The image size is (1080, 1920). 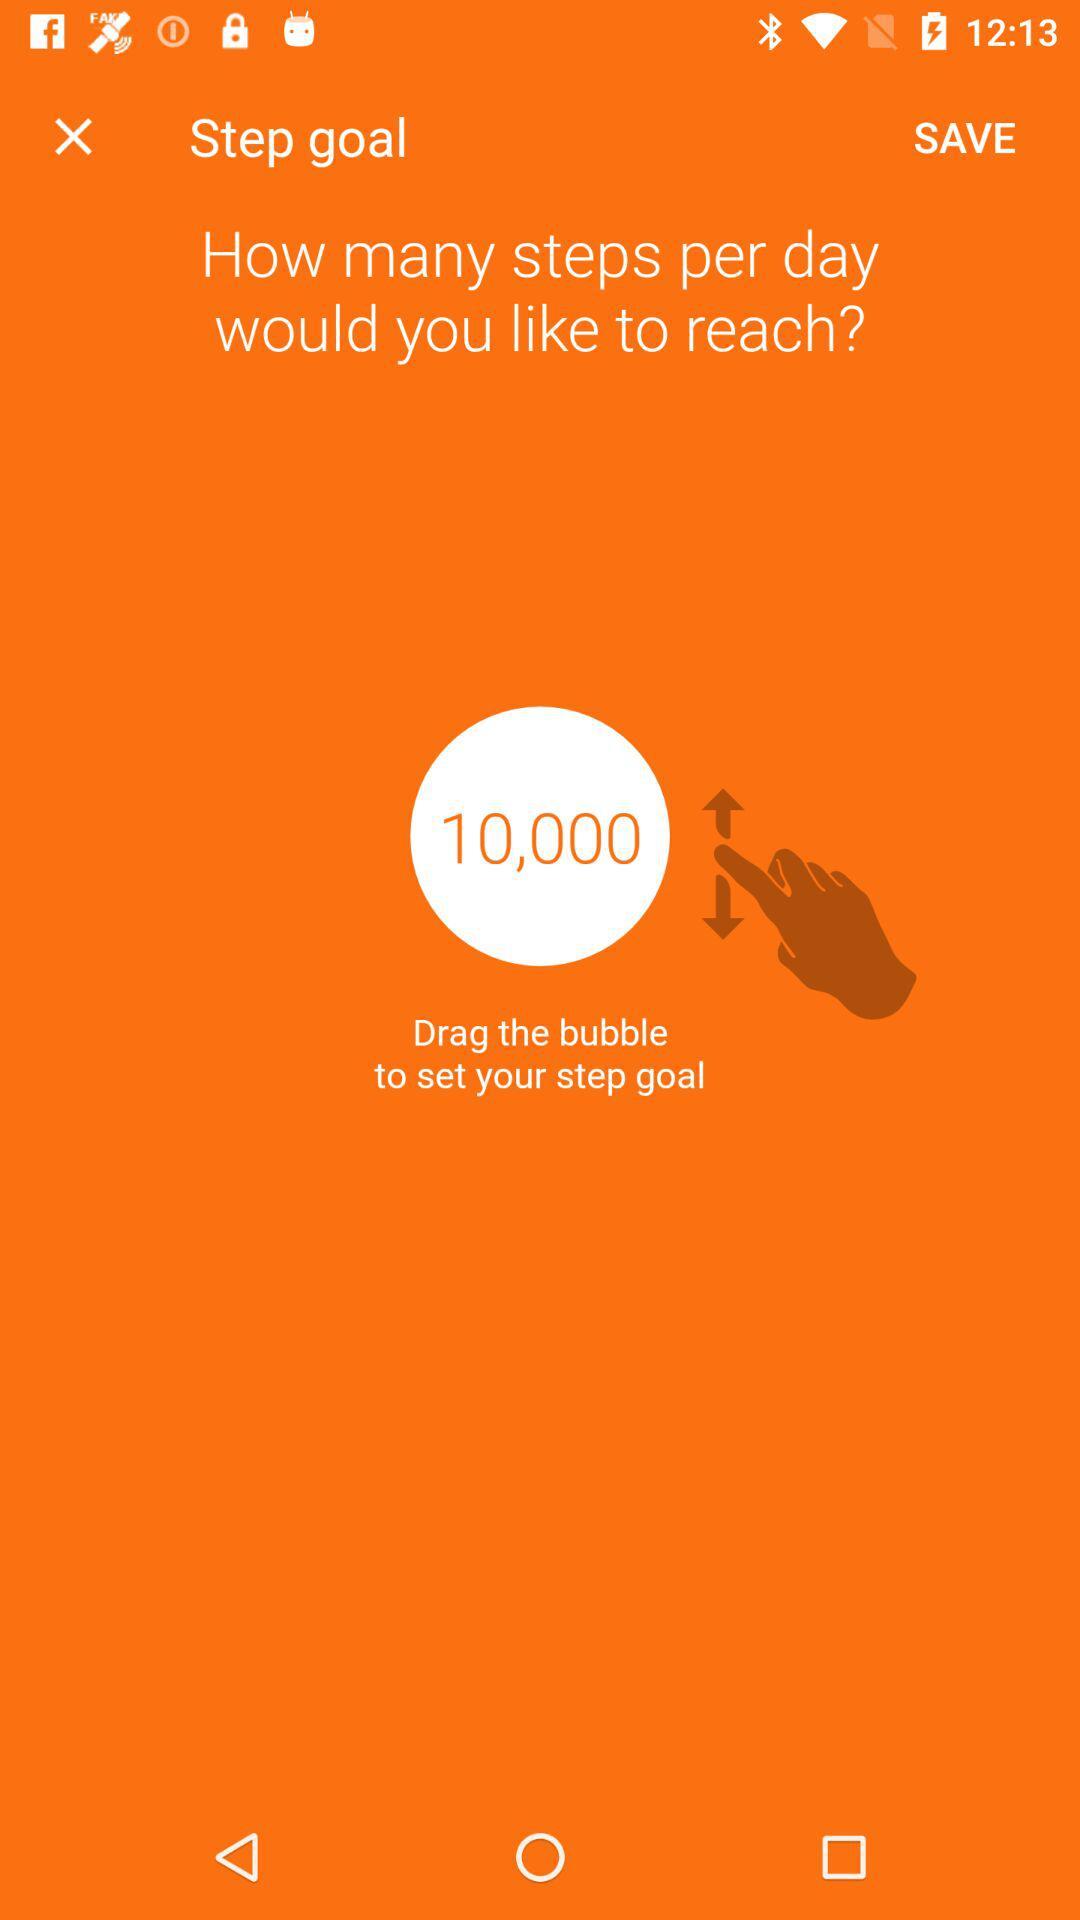 I want to click on app above how many steps icon, so click(x=963, y=135).